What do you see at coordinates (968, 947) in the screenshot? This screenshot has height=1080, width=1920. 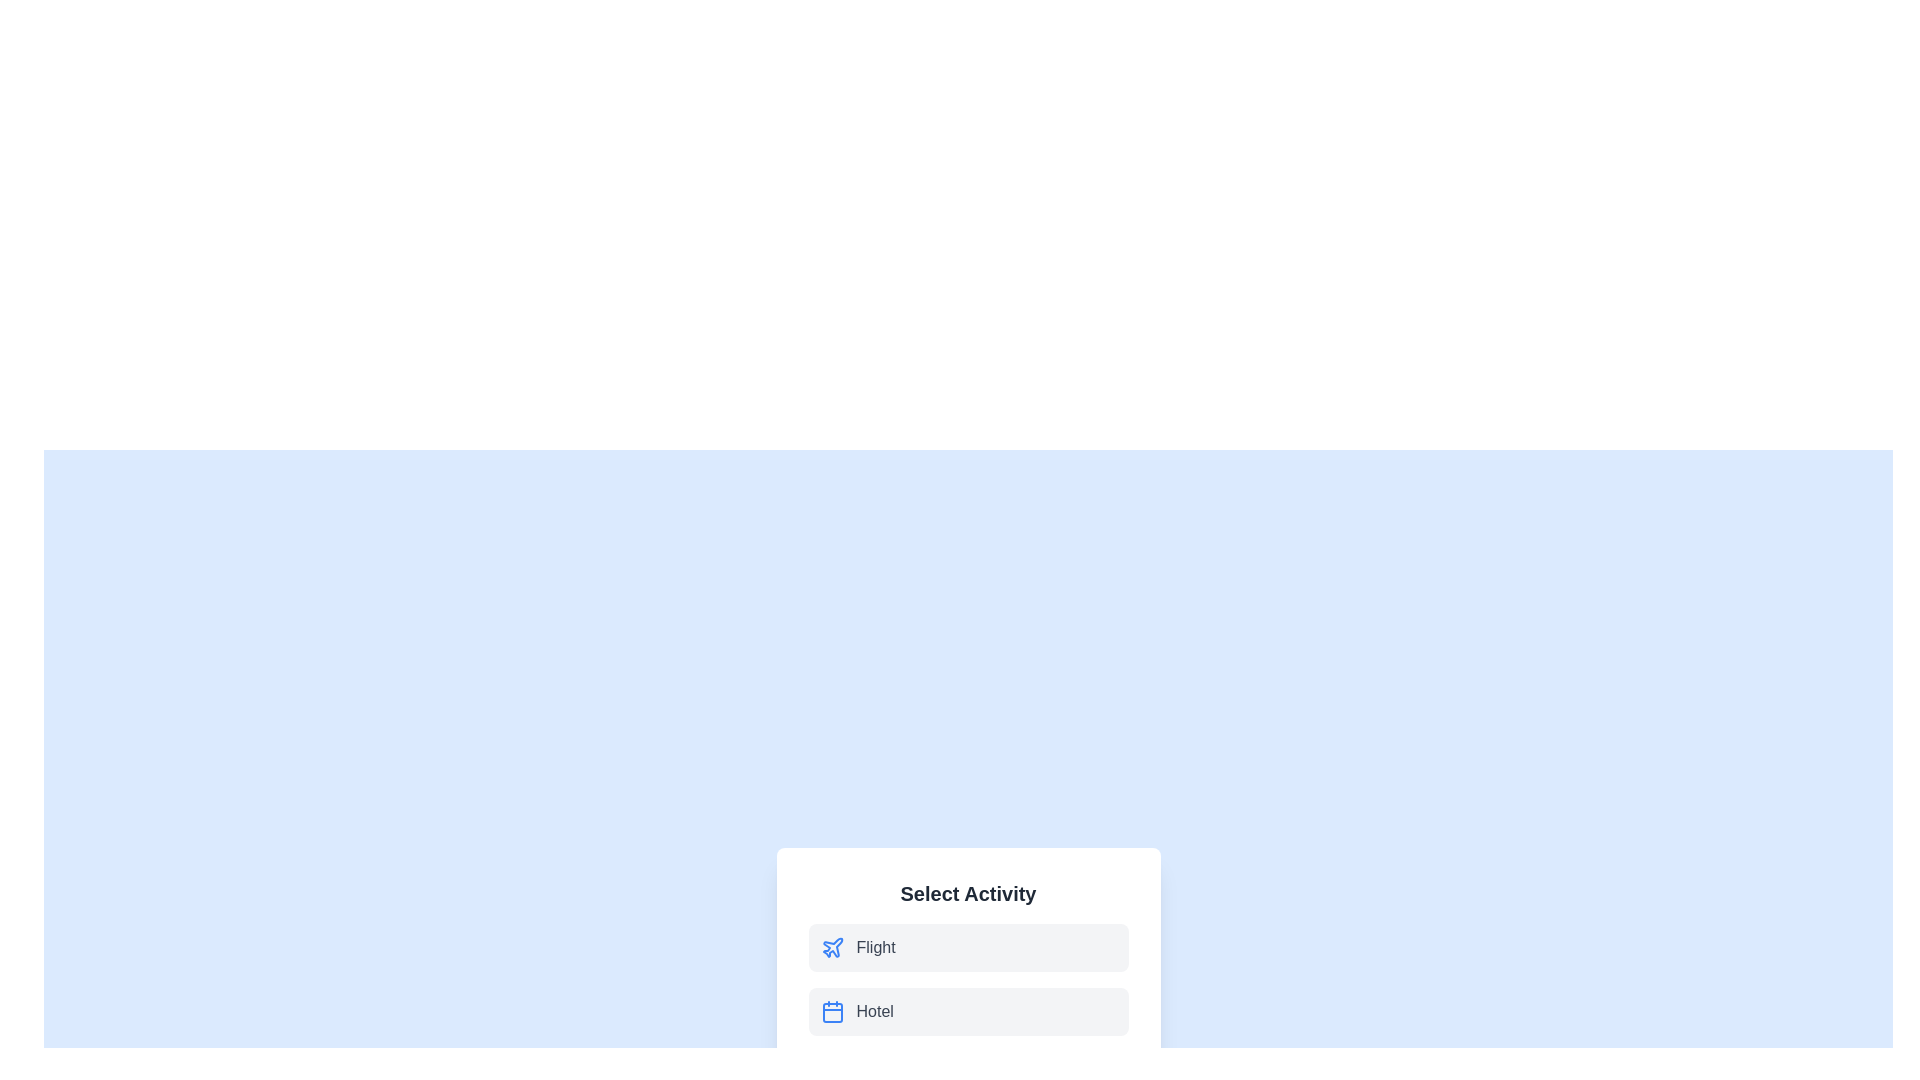 I see `the activity option Flight by clicking on it` at bounding box center [968, 947].